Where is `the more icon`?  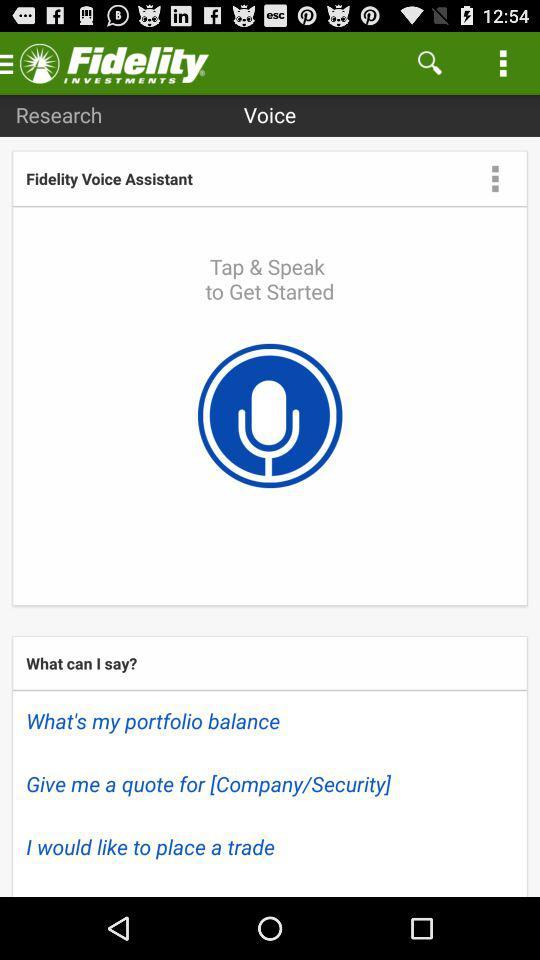
the more icon is located at coordinates (494, 191).